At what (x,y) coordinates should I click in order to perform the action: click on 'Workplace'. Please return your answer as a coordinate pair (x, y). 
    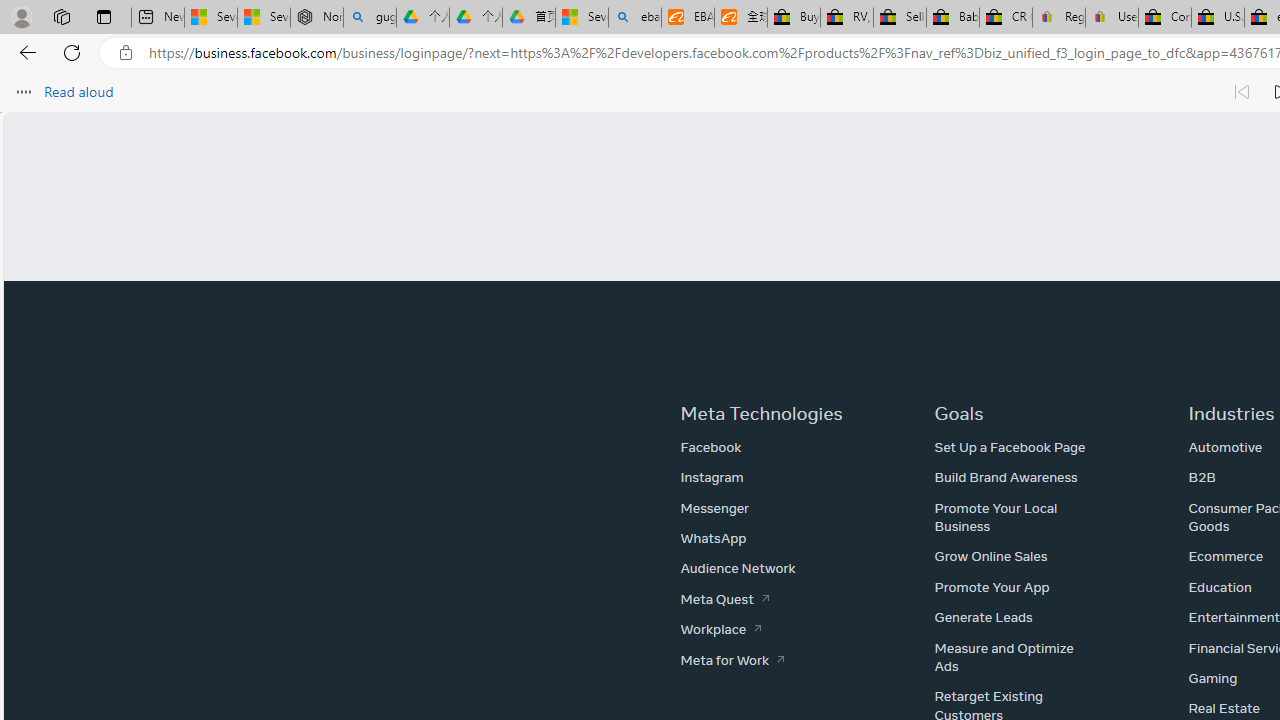
    Looking at the image, I should click on (720, 628).